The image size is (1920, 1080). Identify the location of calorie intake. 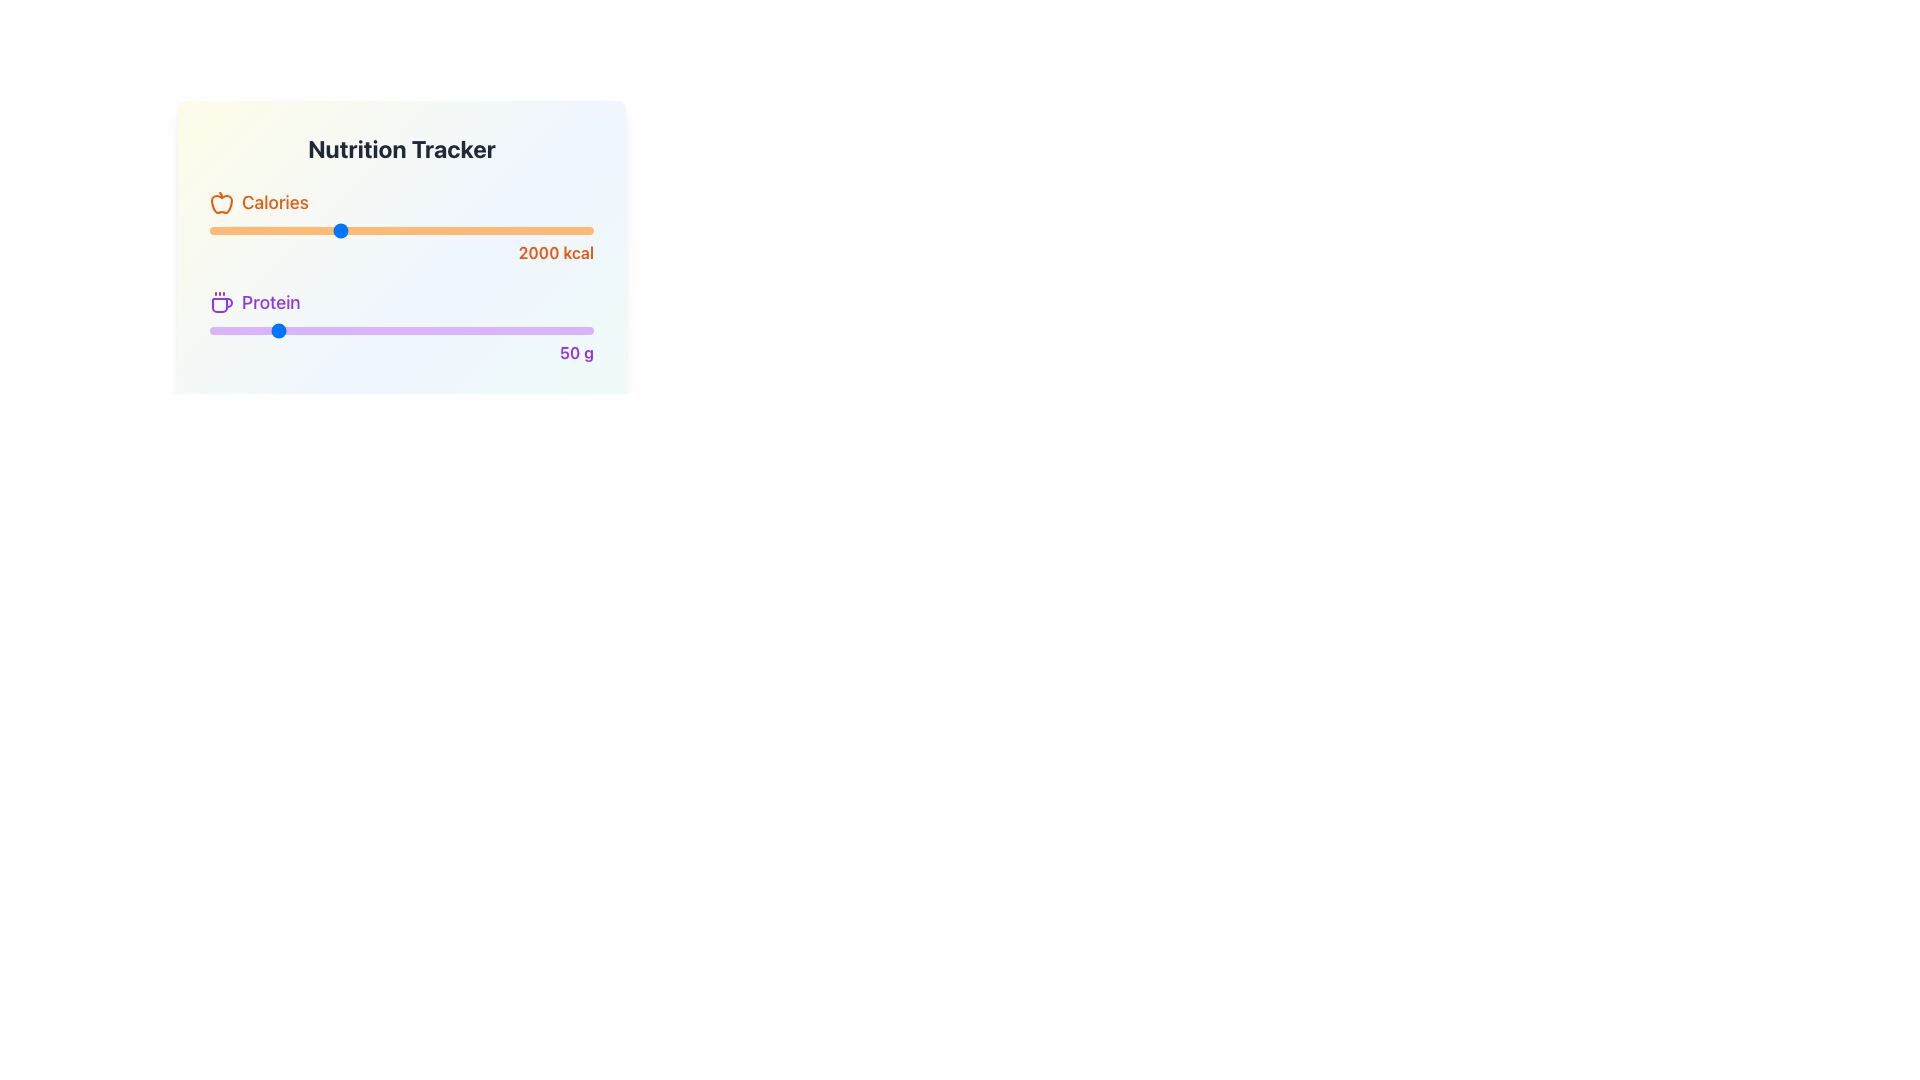
(413, 226).